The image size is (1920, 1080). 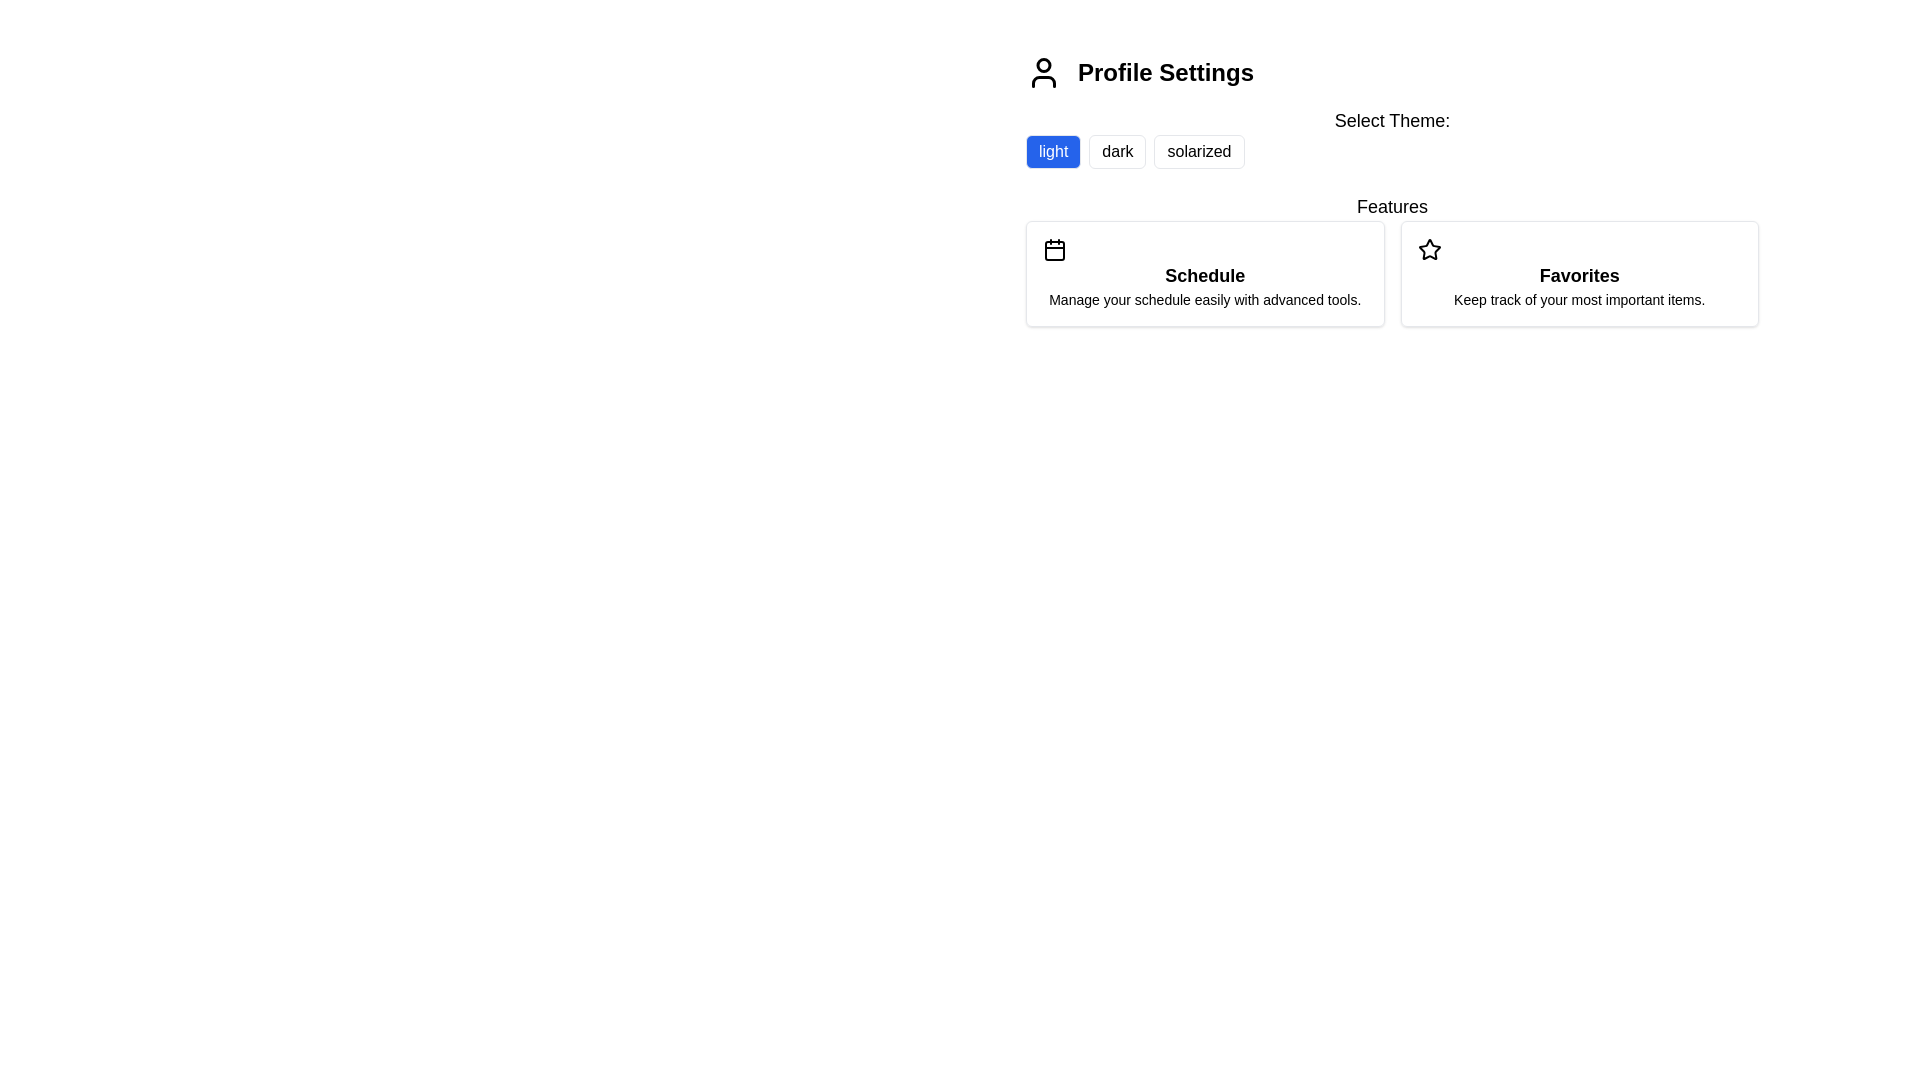 What do you see at coordinates (1052, 150) in the screenshot?
I see `the leftmost button labeled 'light' with a blue background` at bounding box center [1052, 150].